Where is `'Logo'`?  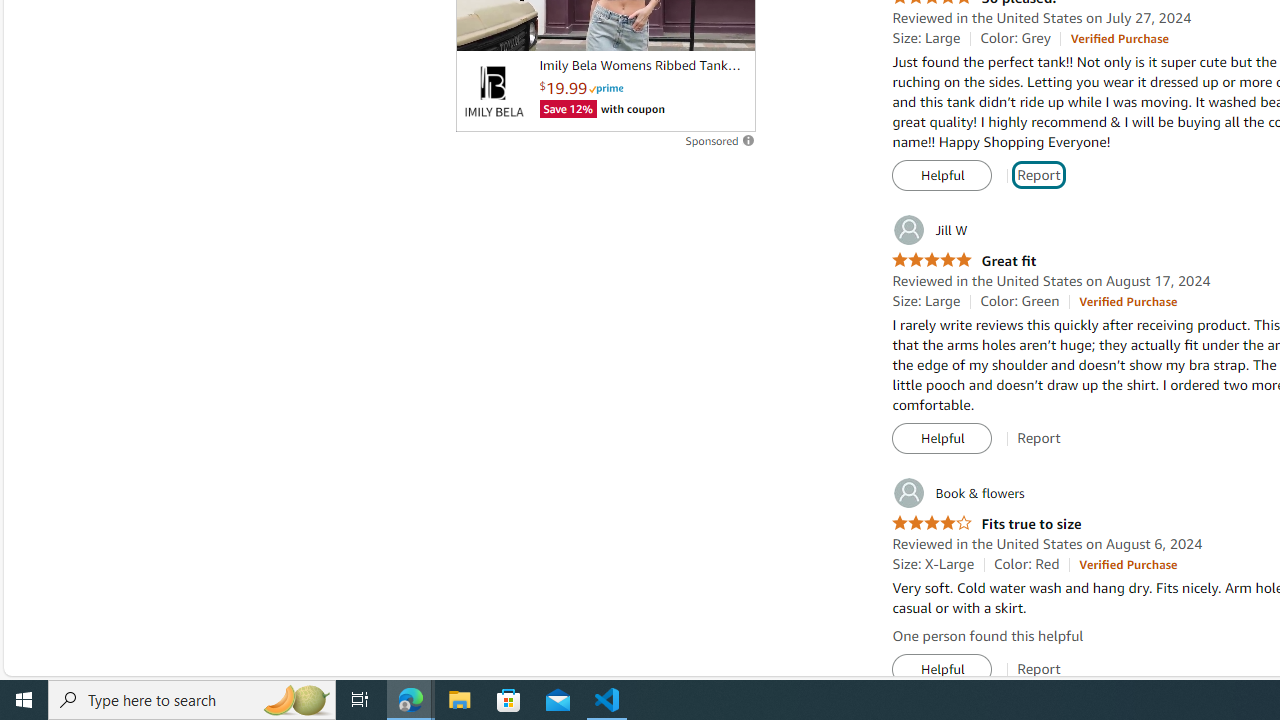 'Logo' is located at coordinates (493, 91).